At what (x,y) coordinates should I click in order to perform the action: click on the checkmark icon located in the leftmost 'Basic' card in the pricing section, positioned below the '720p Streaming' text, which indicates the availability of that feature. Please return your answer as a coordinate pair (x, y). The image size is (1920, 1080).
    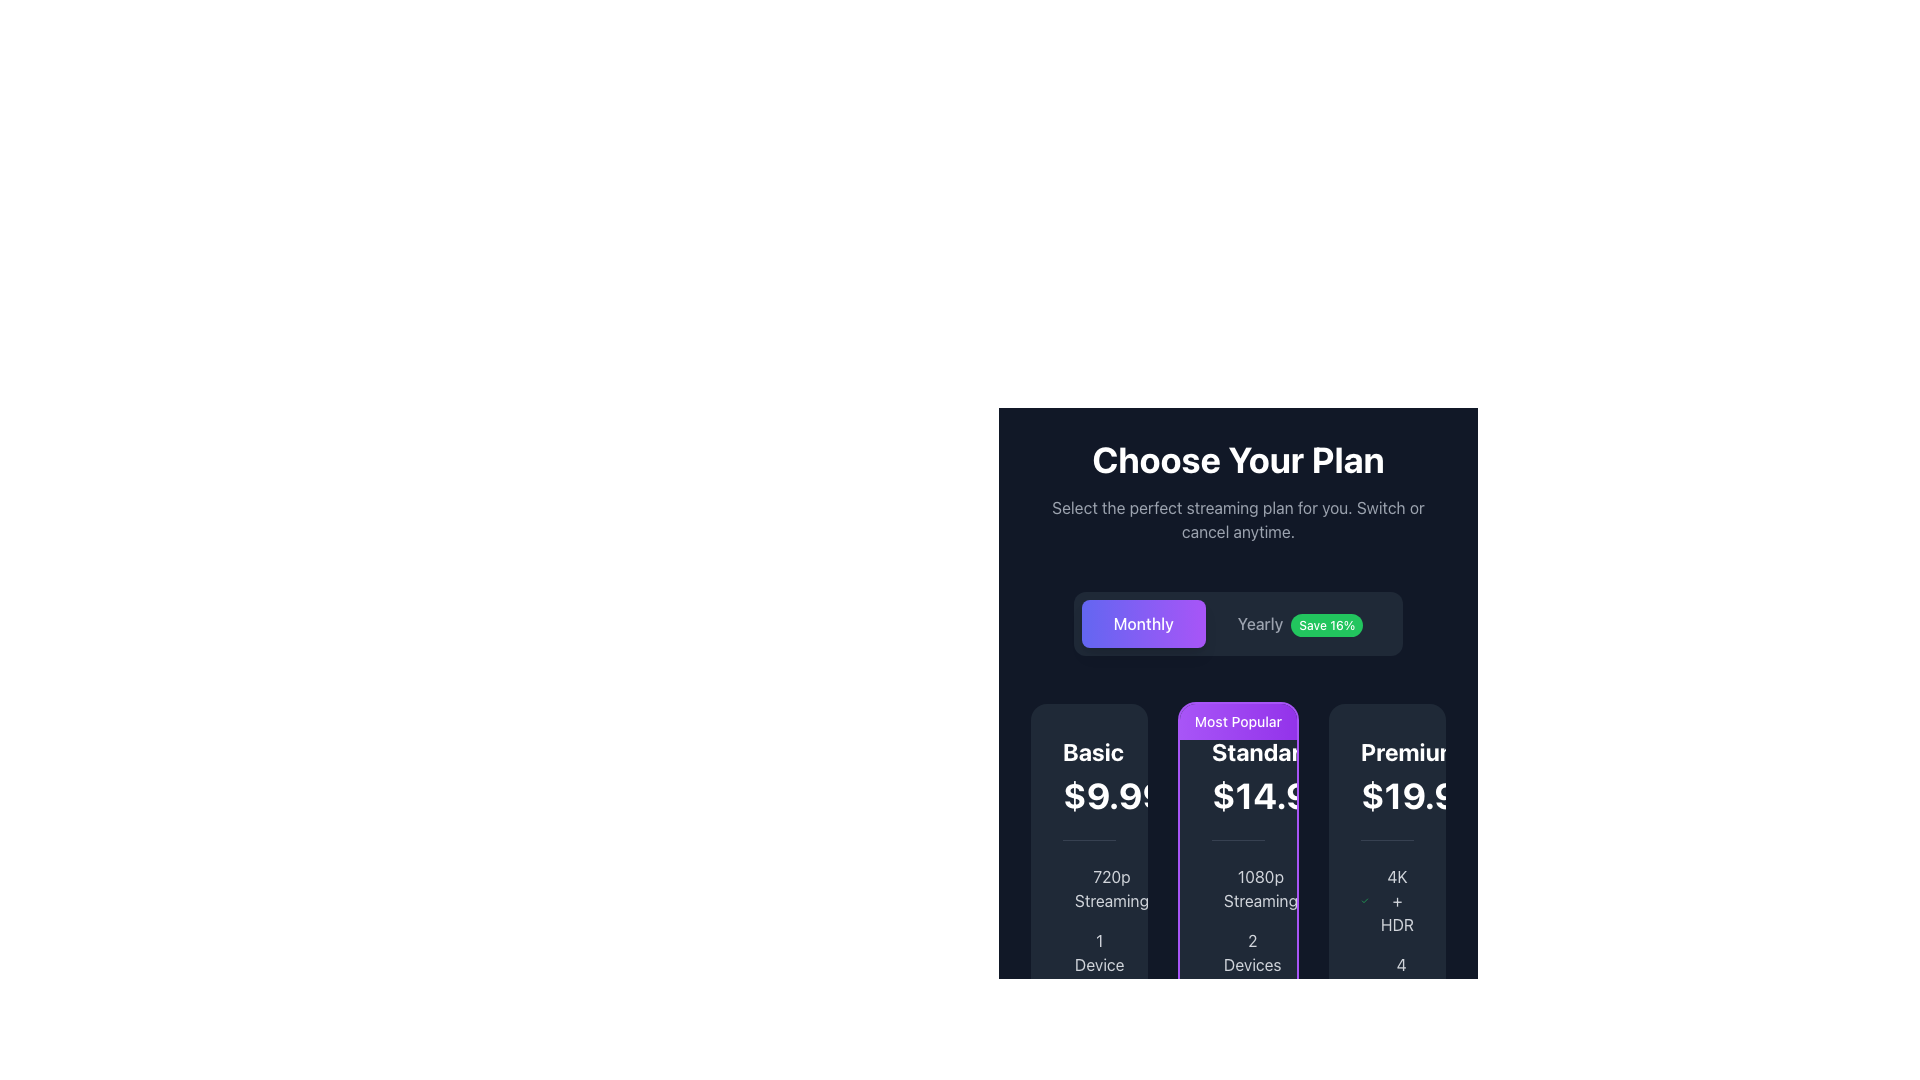
    Looking at the image, I should click on (1074, 889).